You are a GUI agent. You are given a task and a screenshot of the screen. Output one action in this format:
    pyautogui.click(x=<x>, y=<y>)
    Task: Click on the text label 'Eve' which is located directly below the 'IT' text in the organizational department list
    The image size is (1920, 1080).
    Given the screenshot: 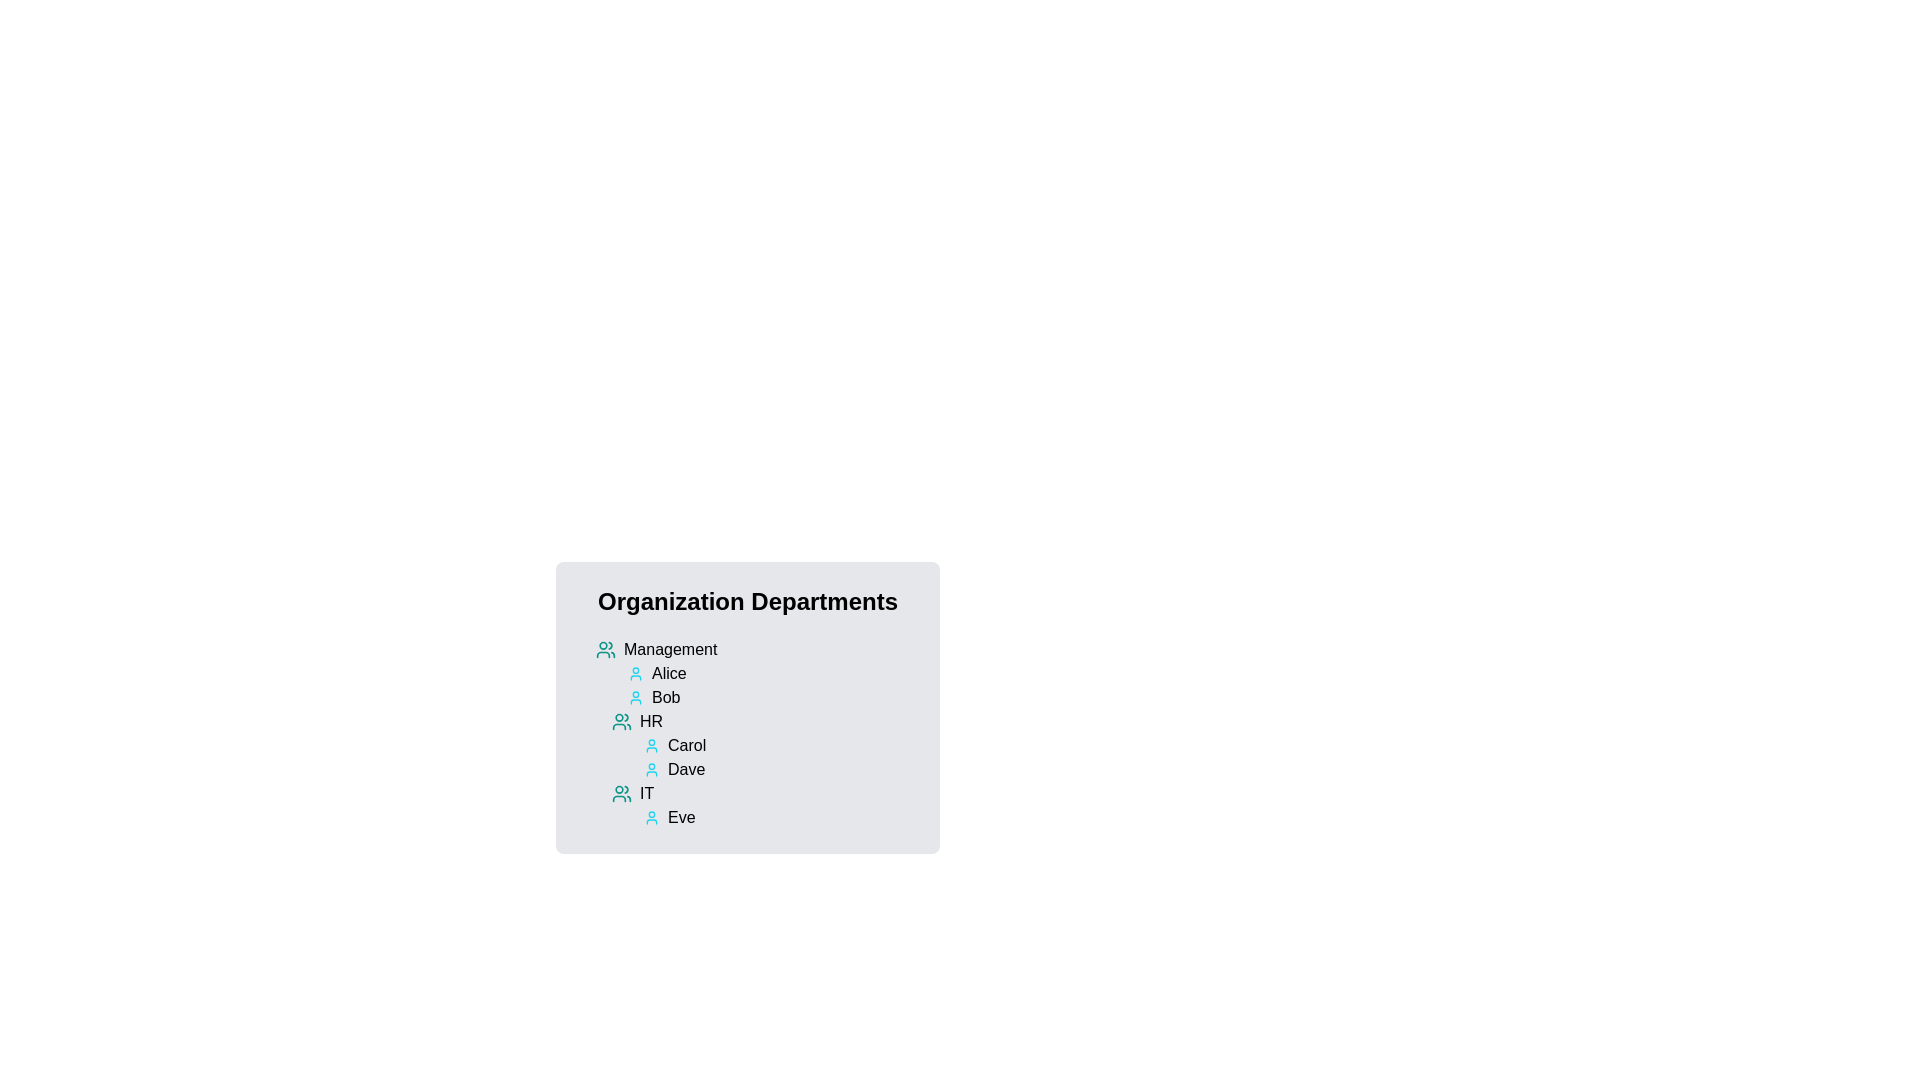 What is the action you would take?
    pyautogui.click(x=681, y=817)
    